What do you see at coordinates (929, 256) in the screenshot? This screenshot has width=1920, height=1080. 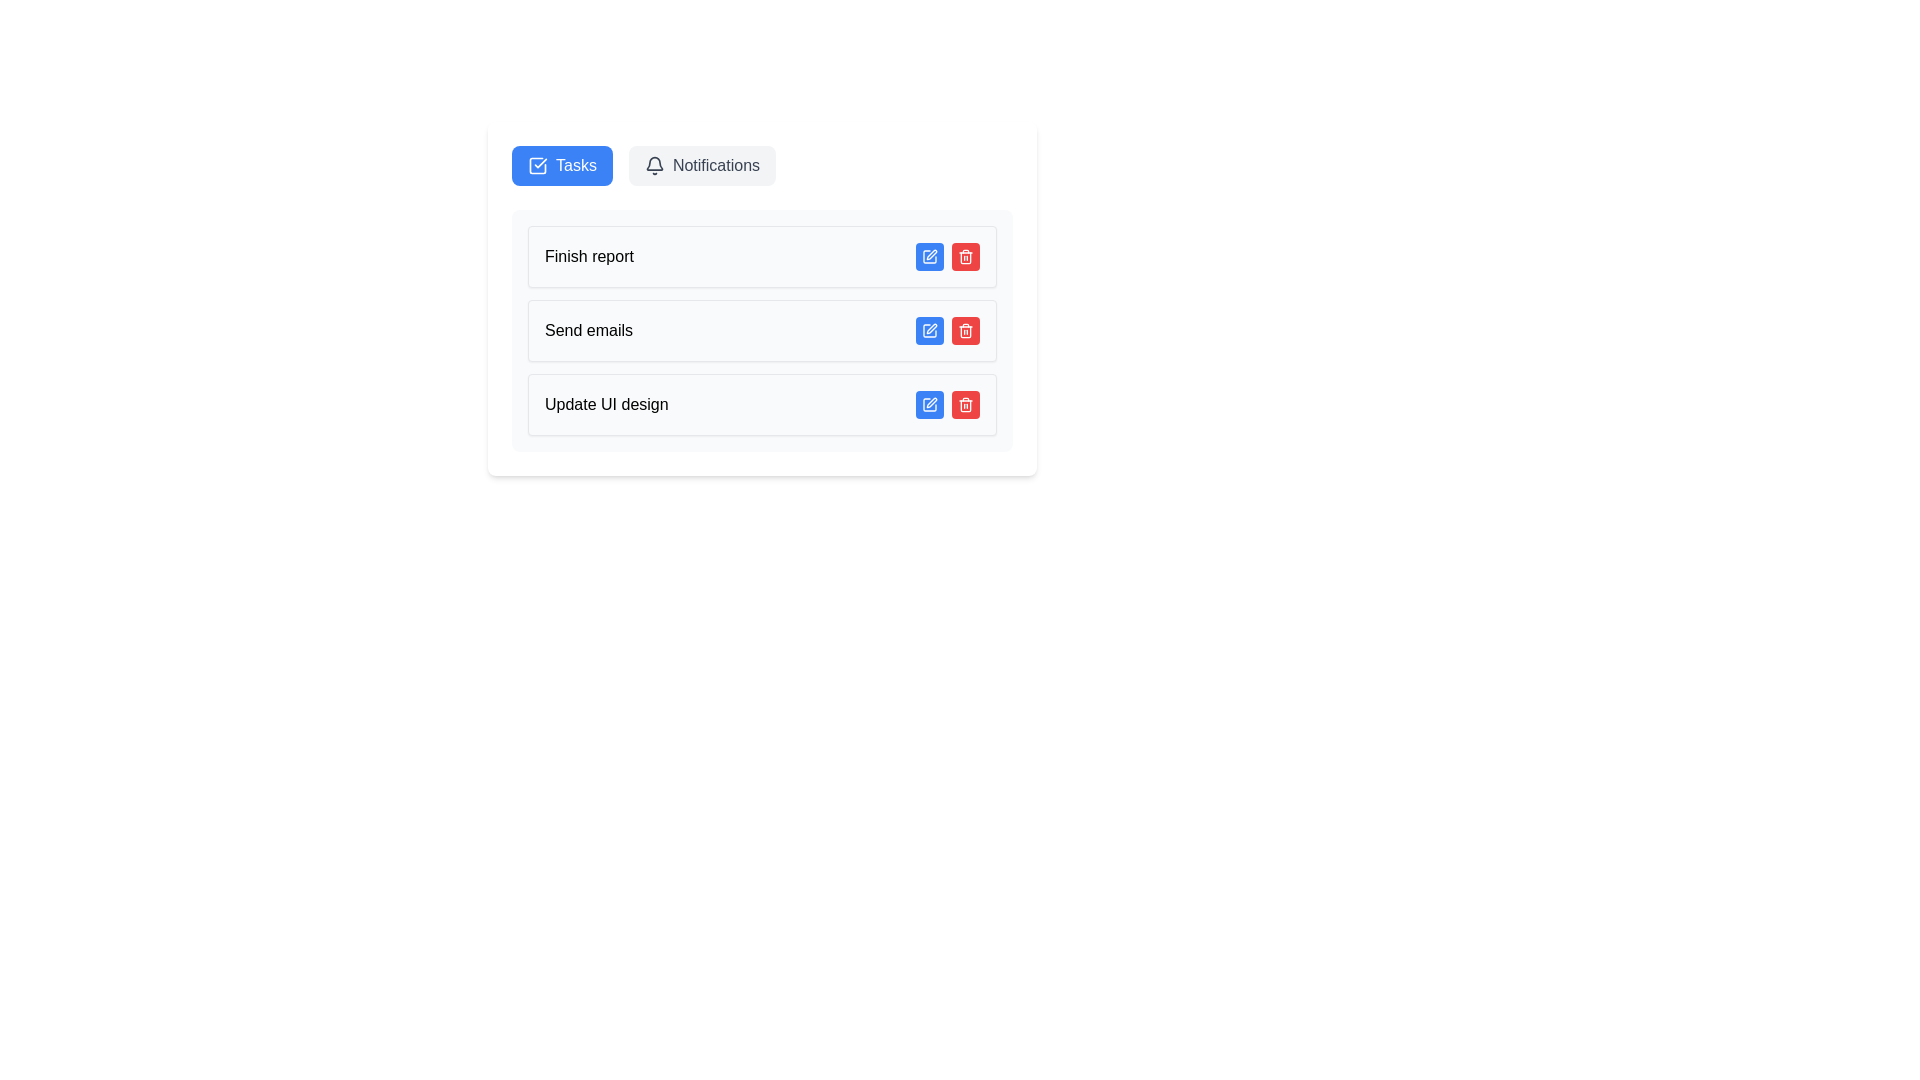 I see `the editing icon, which is a square outline with rounded corners located in the top-right corner of the first task in the vertical list` at bounding box center [929, 256].